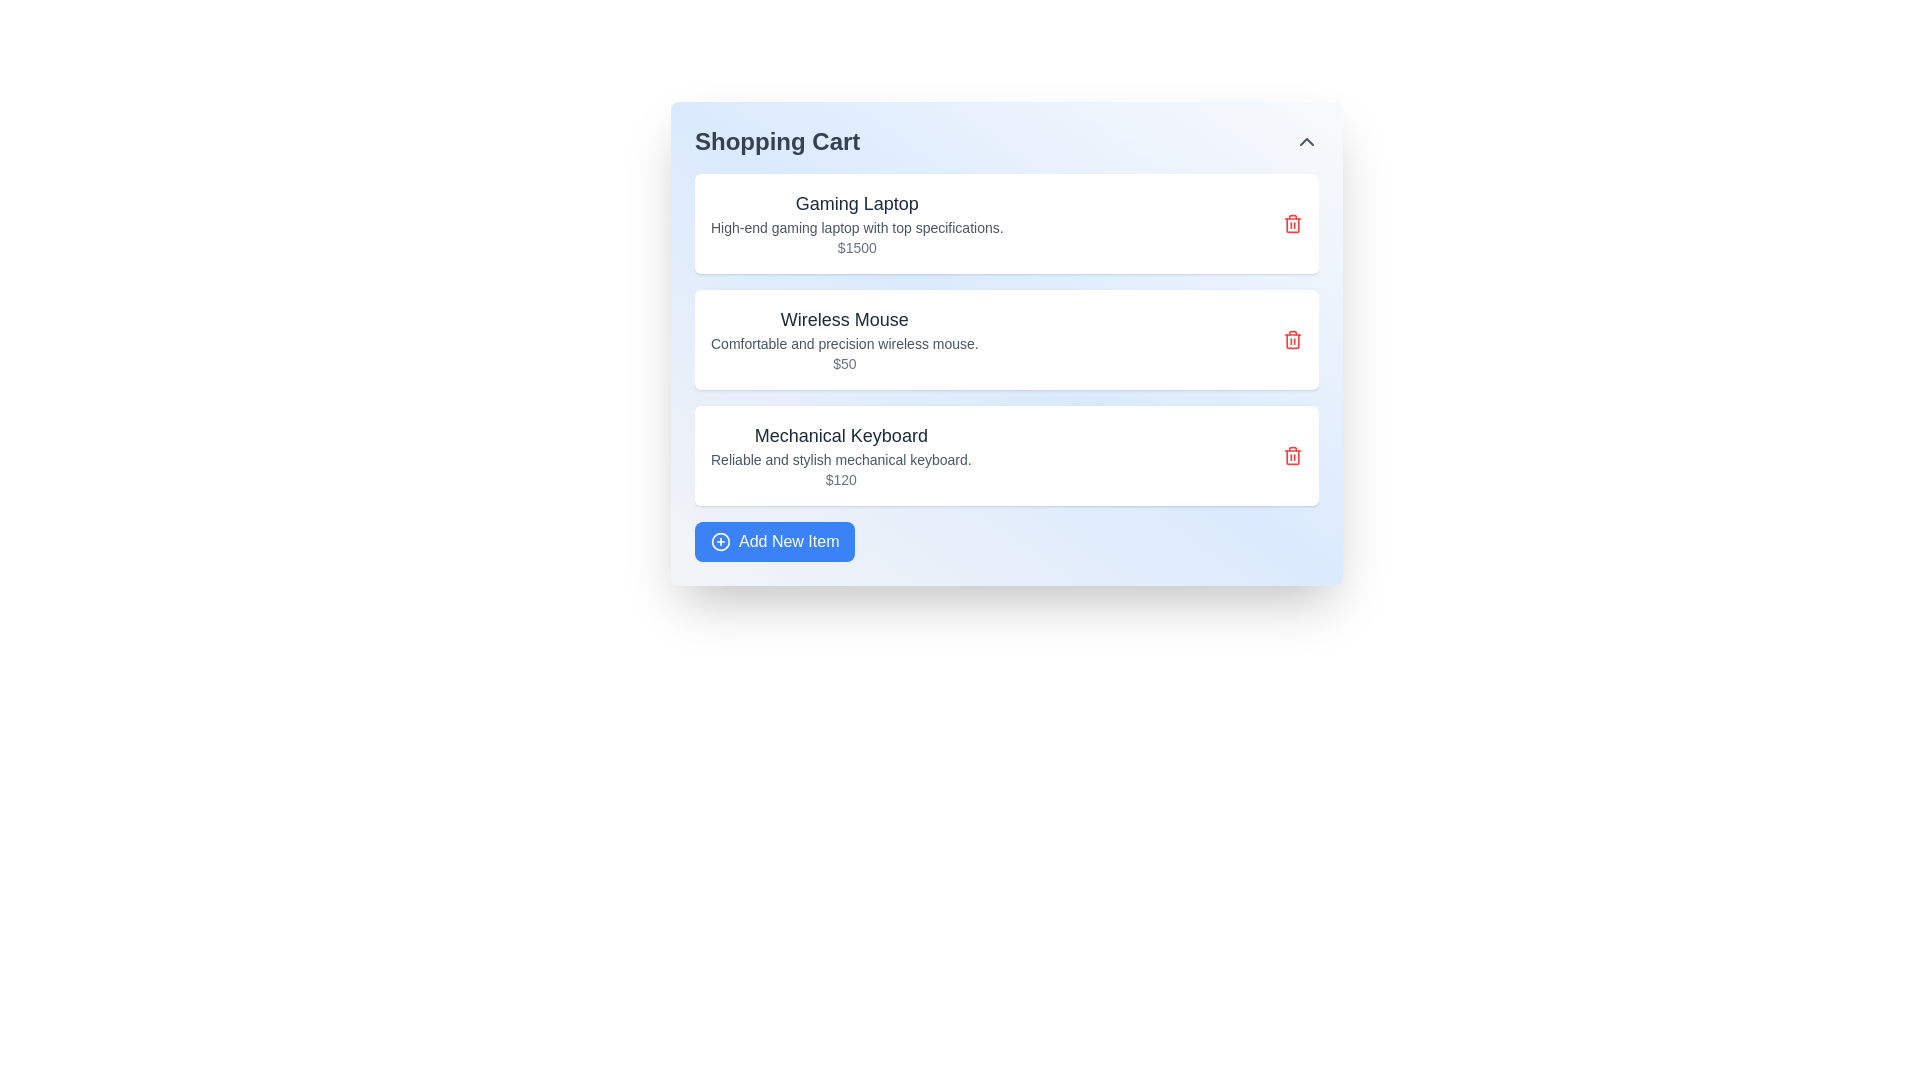 The width and height of the screenshot is (1920, 1080). I want to click on product details displayed in the informational area of the mechanical keyboard, which is the content area within the third item of the shopping cart list, located below the 'Wireless Mouse' item, so click(841, 455).